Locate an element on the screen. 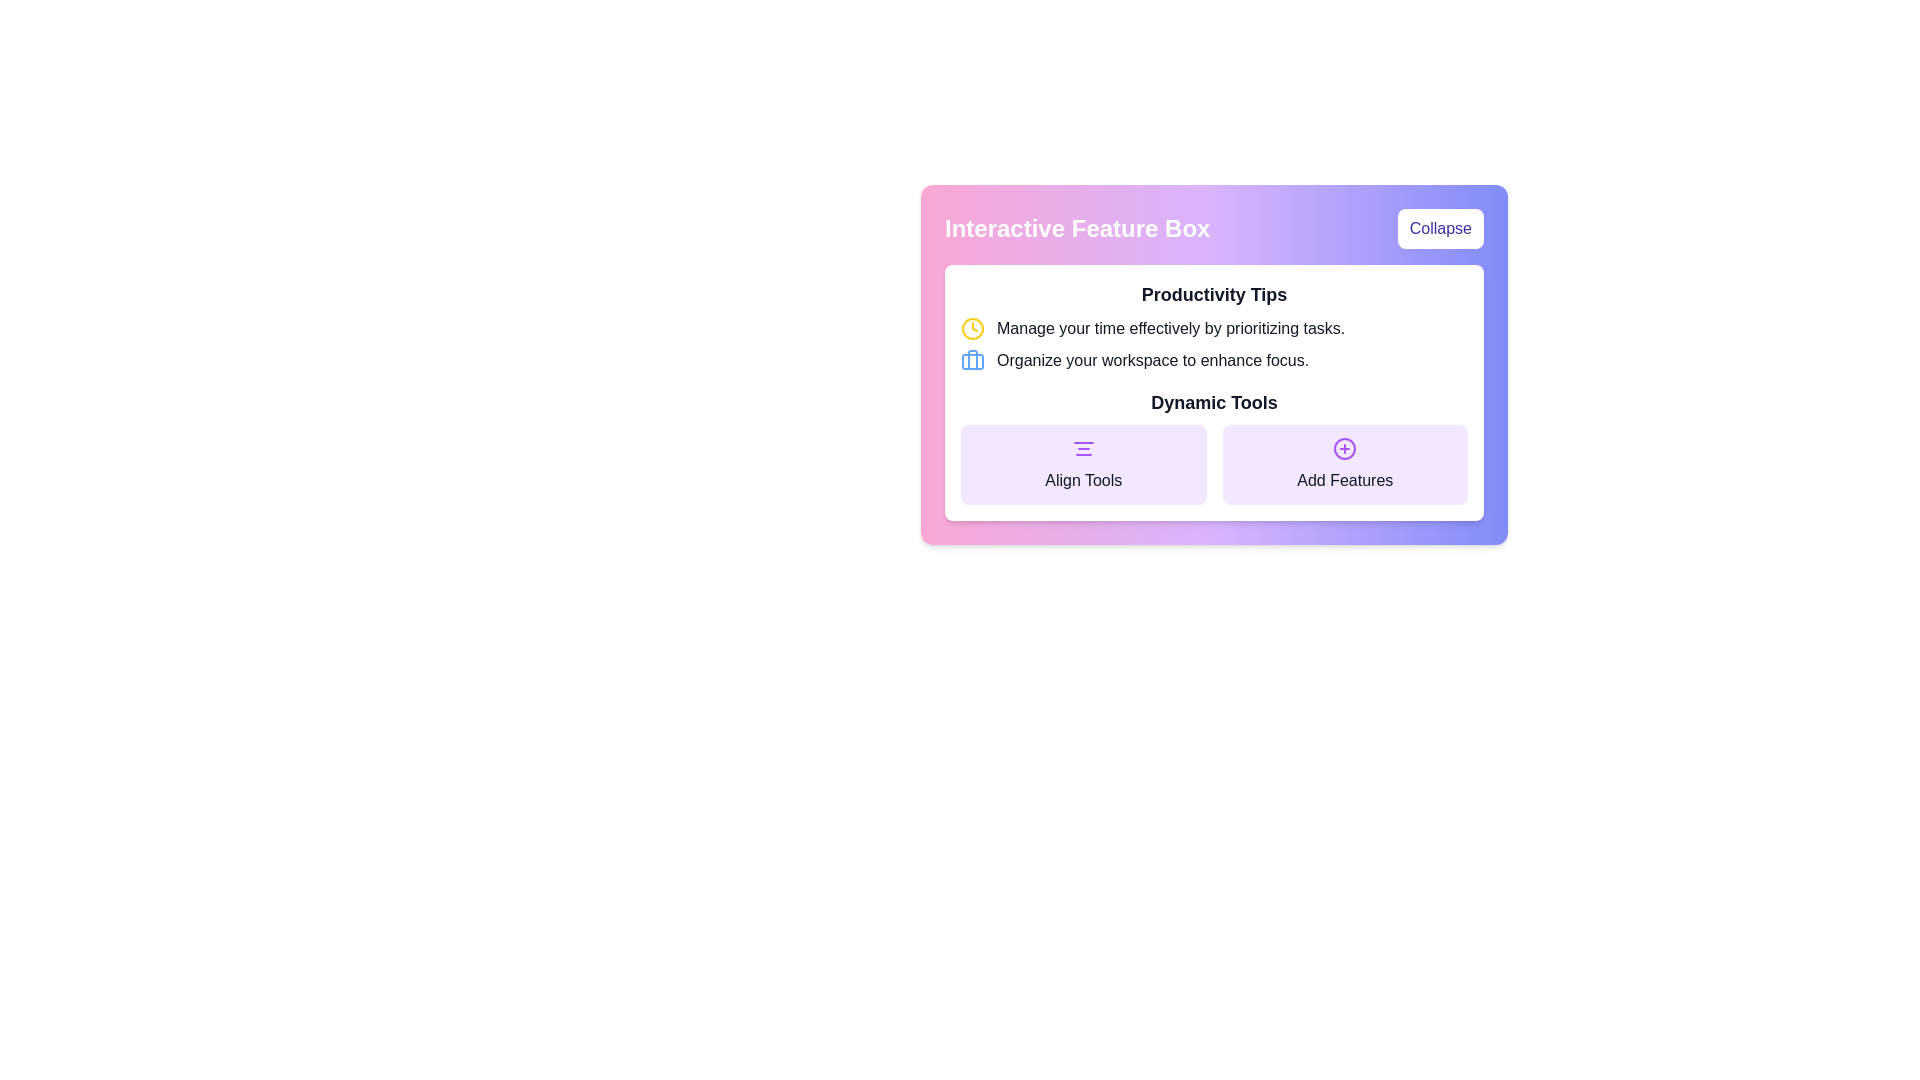 This screenshot has width=1920, height=1080. the Informational Section that presents productivity tips, located within the 'Interactive Feature Box', directly below the box's title and above 'Dynamic Tools' is located at coordinates (1213, 326).